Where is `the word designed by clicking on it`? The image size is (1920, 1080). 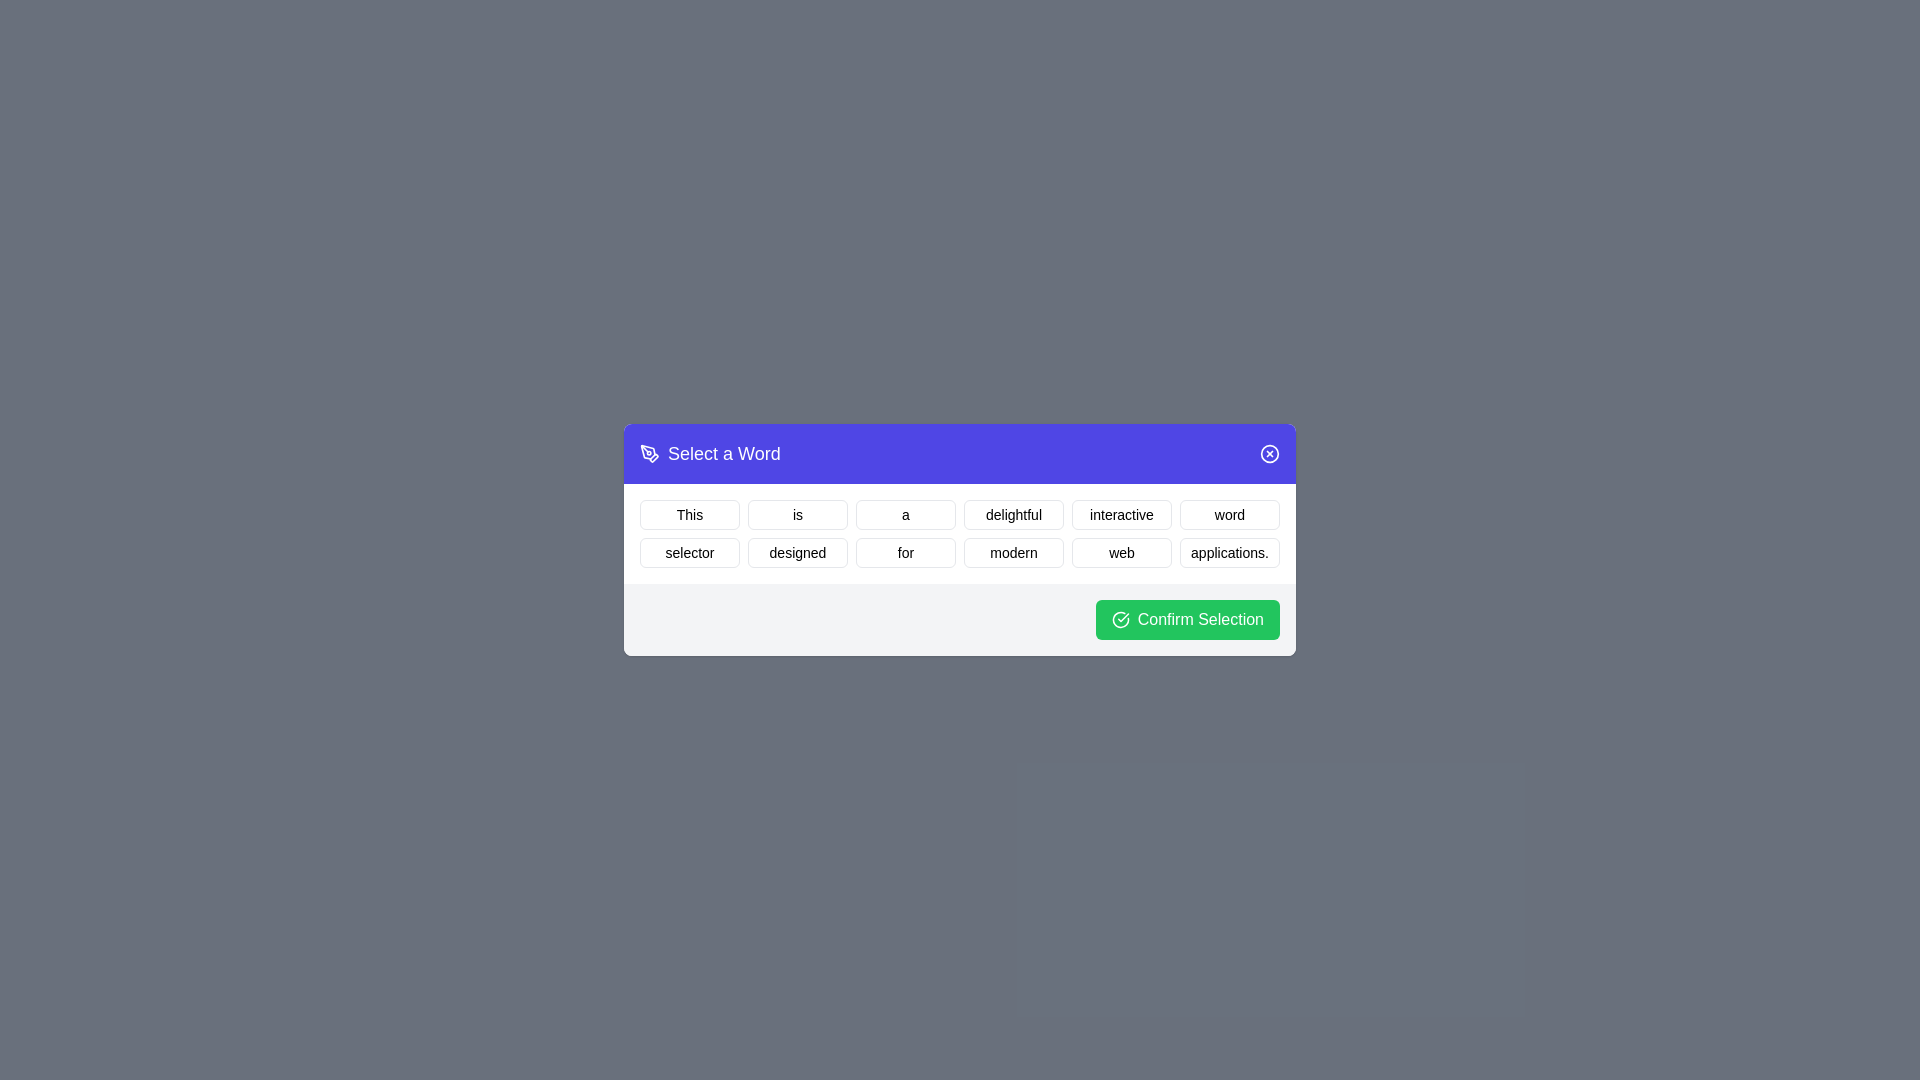 the word designed by clicking on it is located at coordinates (796, 552).